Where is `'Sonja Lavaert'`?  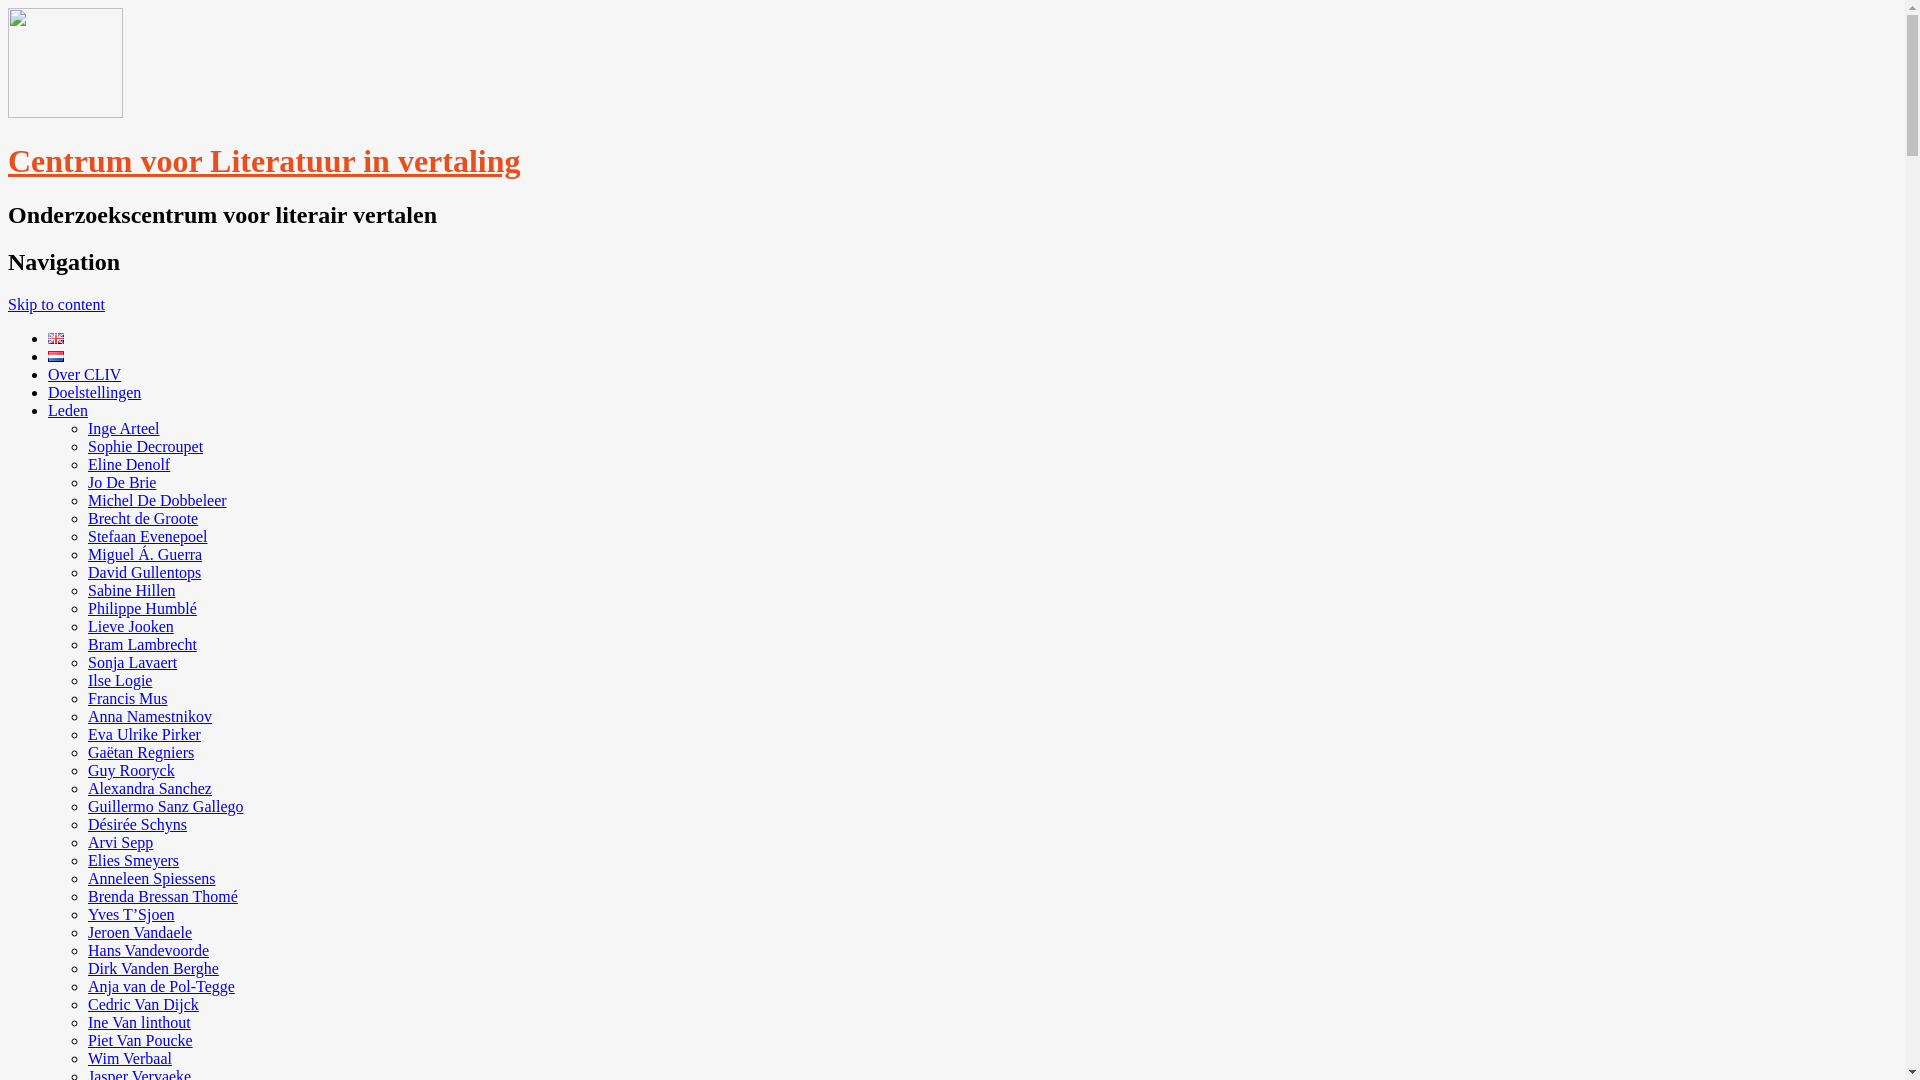 'Sonja Lavaert' is located at coordinates (131, 662).